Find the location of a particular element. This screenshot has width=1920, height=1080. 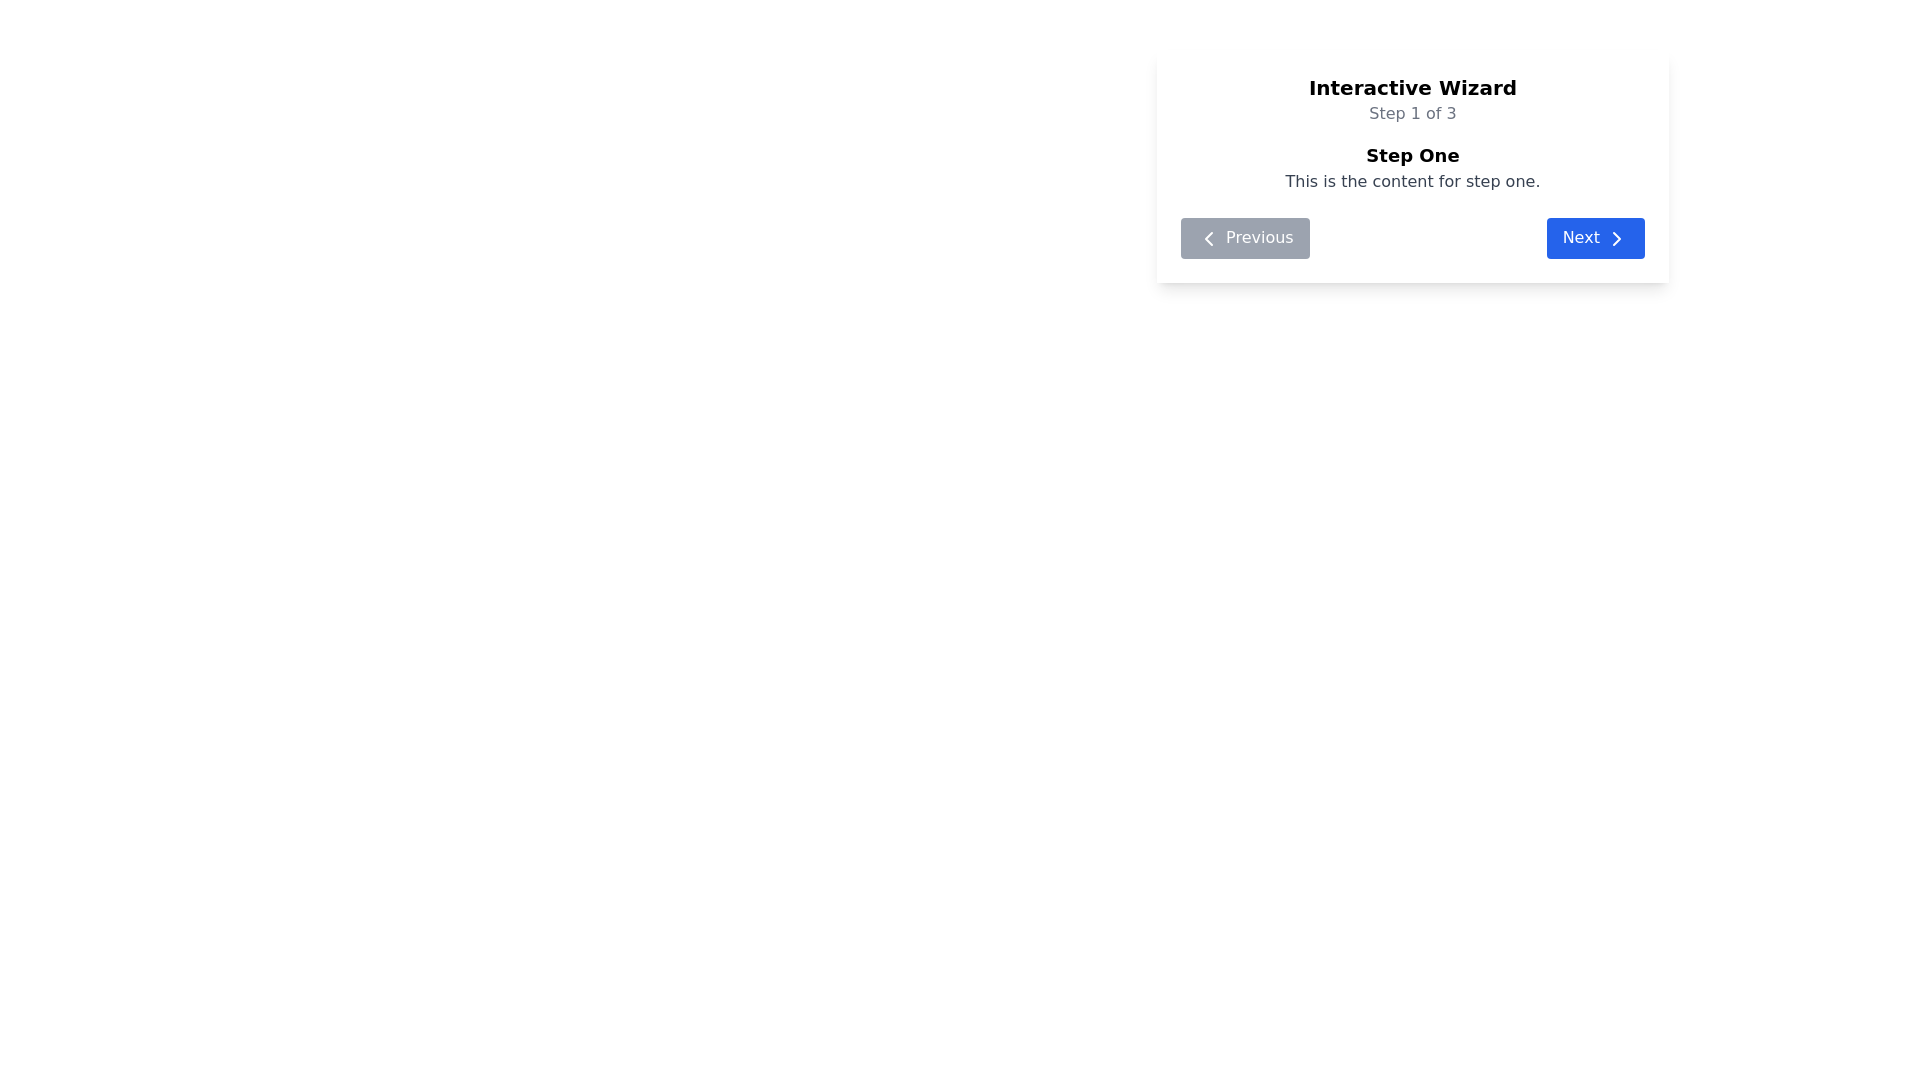

the right-facing arrow icon on the 'Next' button to proceed to the next step in the 'Interactive Wizard' is located at coordinates (1617, 237).